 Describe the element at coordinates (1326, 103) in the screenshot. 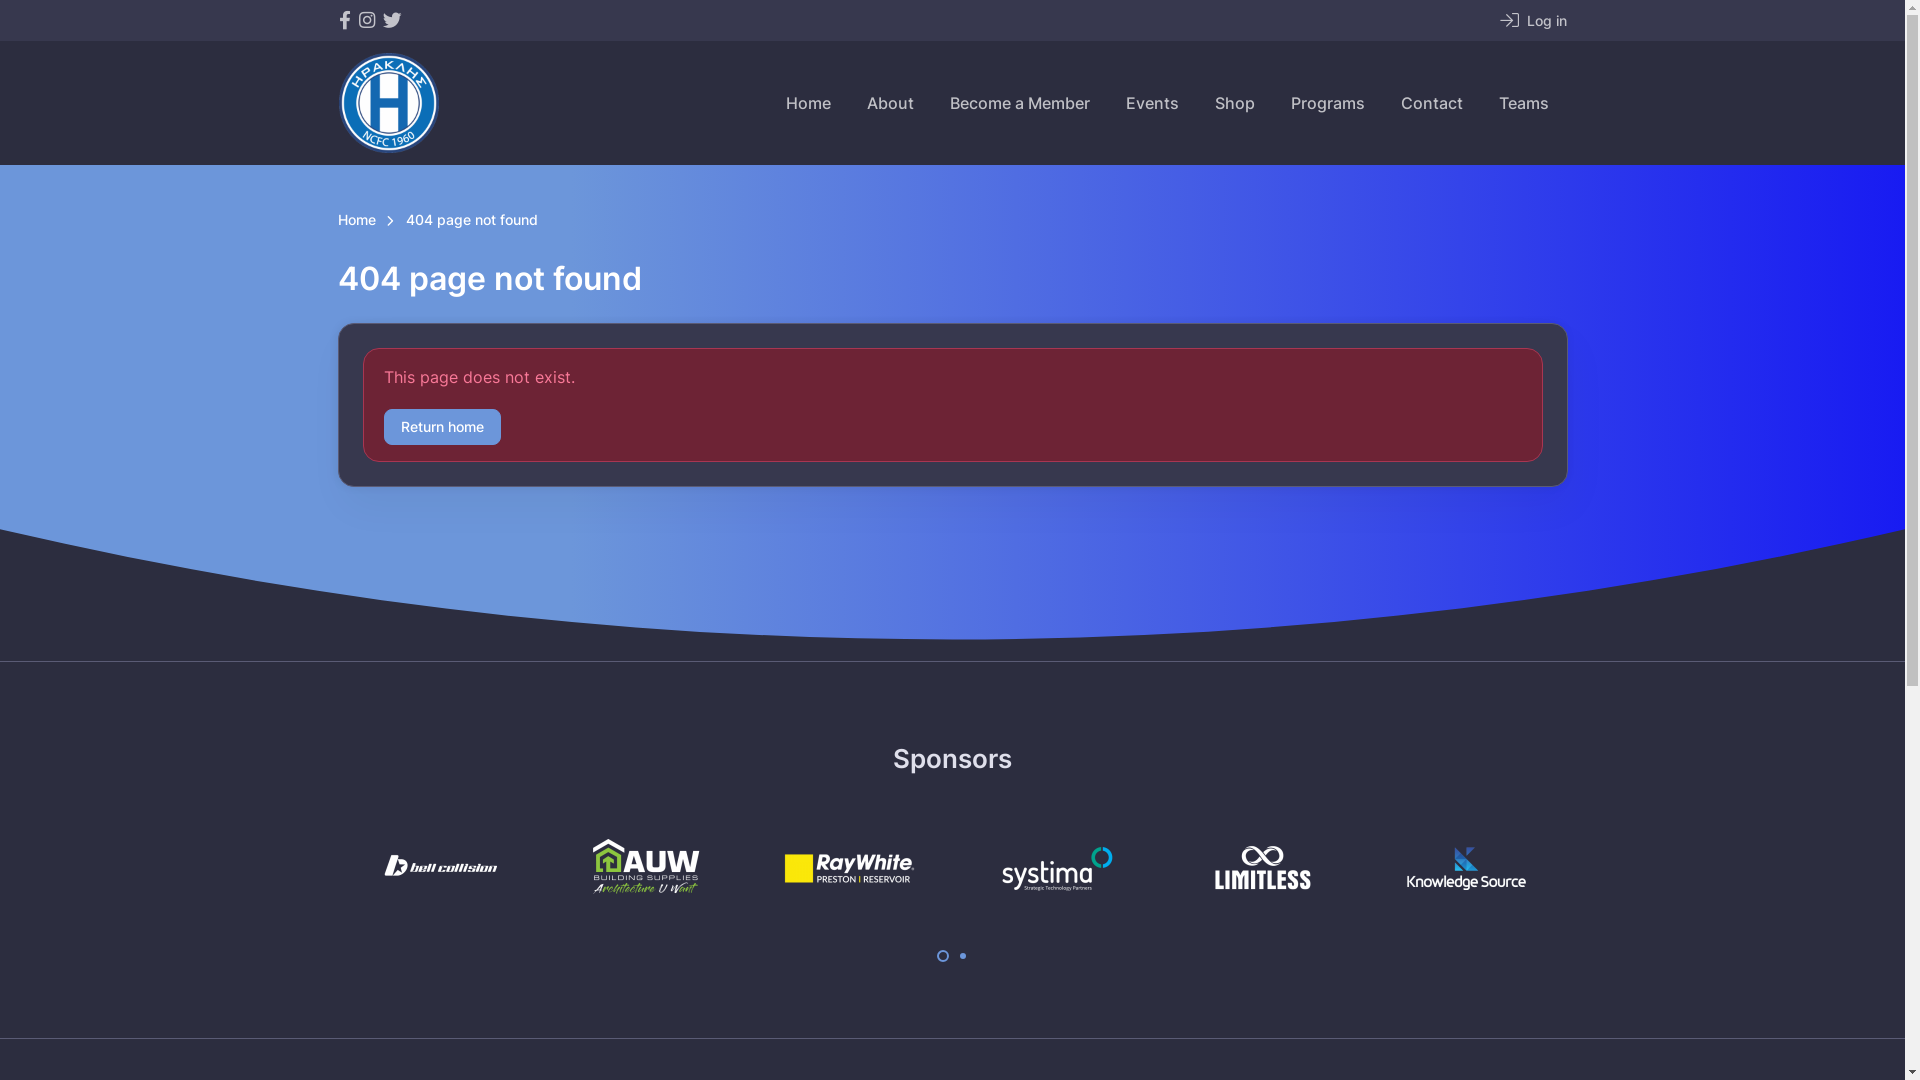

I see `'Programs'` at that location.